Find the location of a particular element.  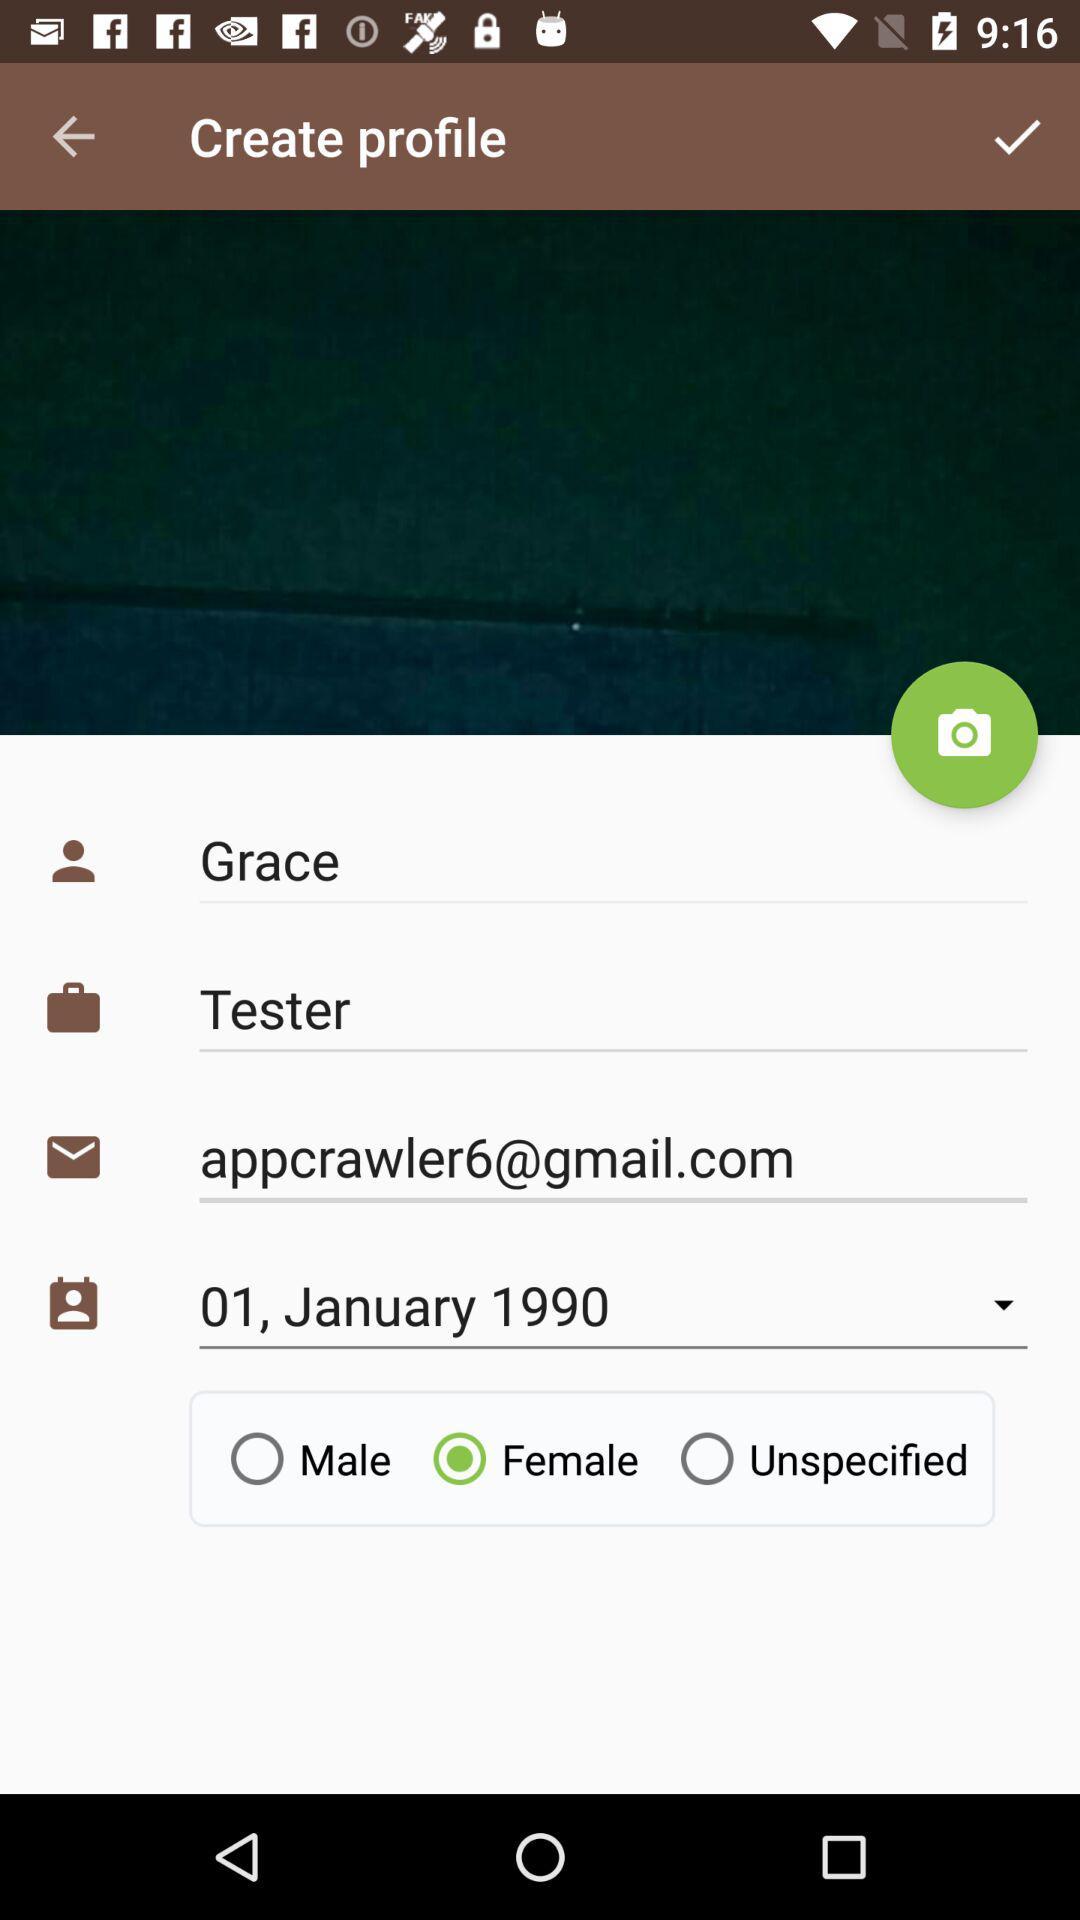

the photo icon is located at coordinates (963, 733).